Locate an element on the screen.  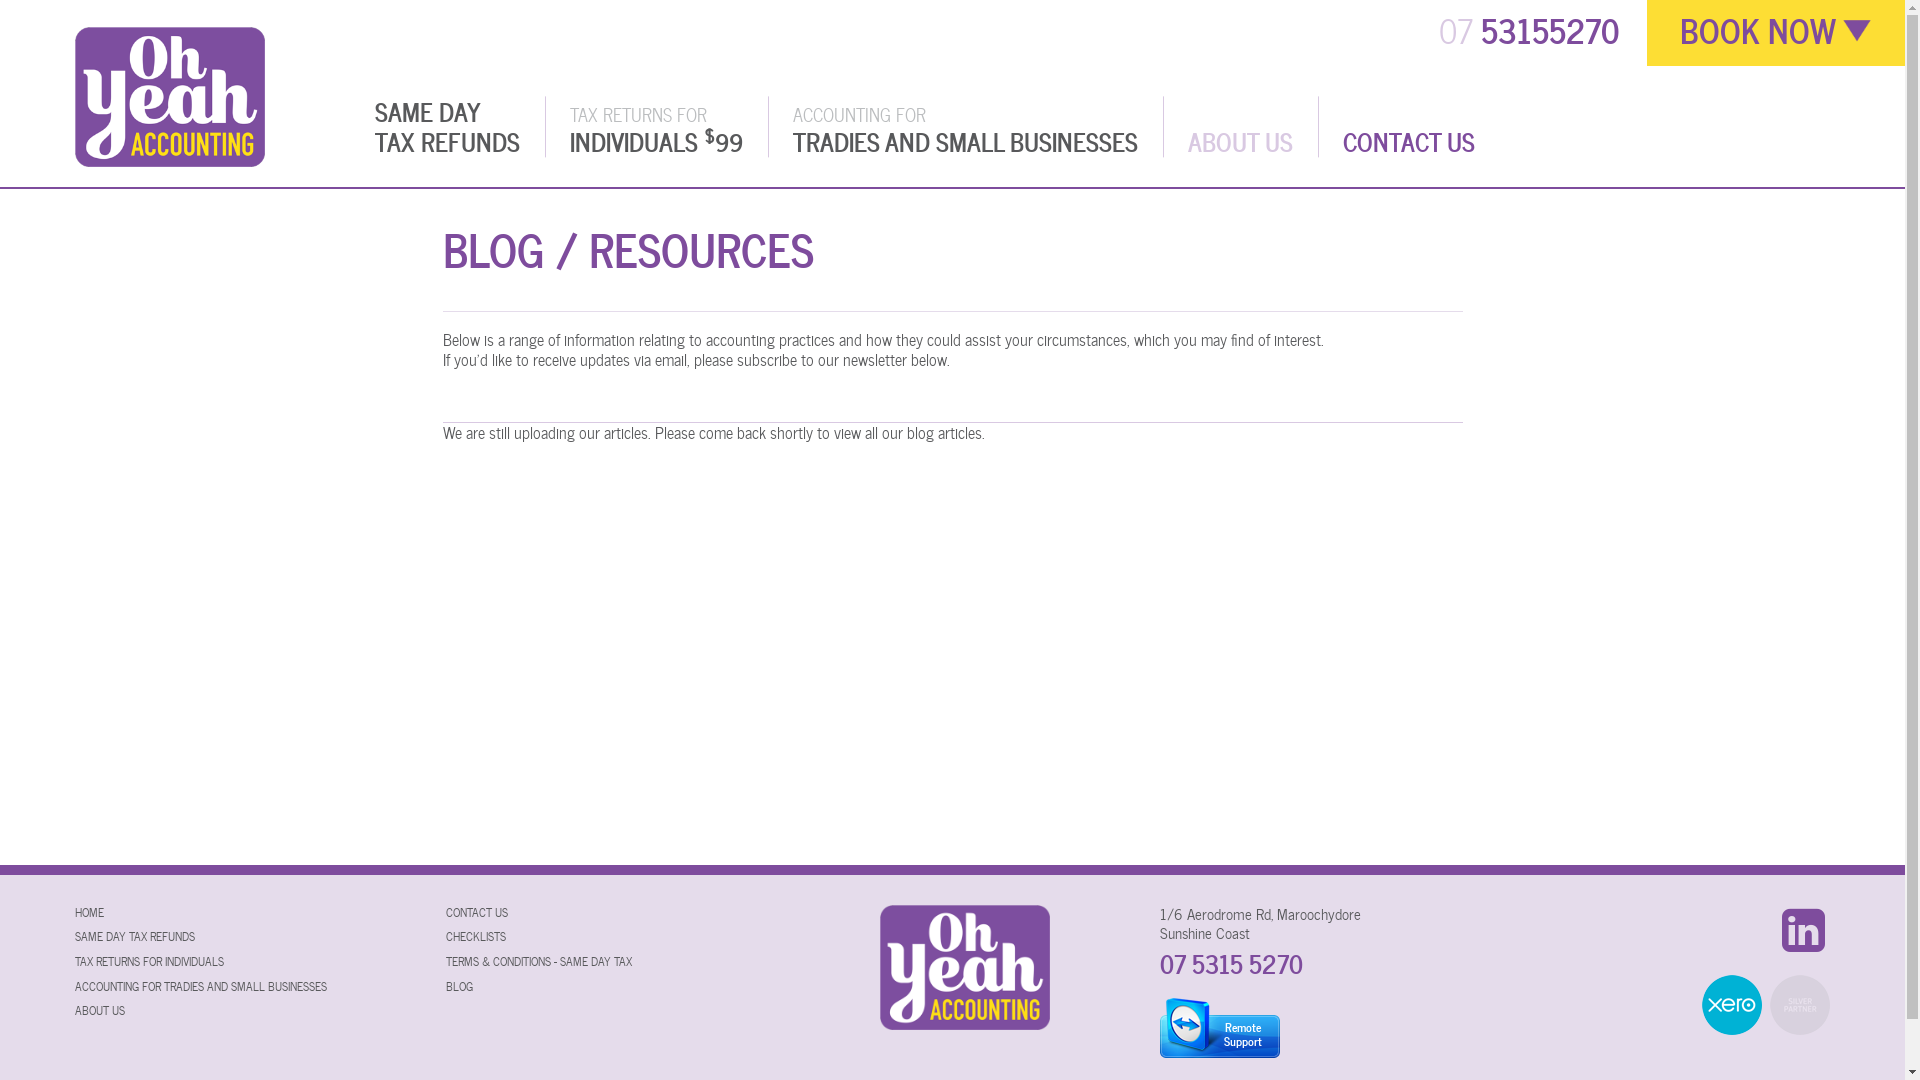
'07 53155270' is located at coordinates (1438, 30).